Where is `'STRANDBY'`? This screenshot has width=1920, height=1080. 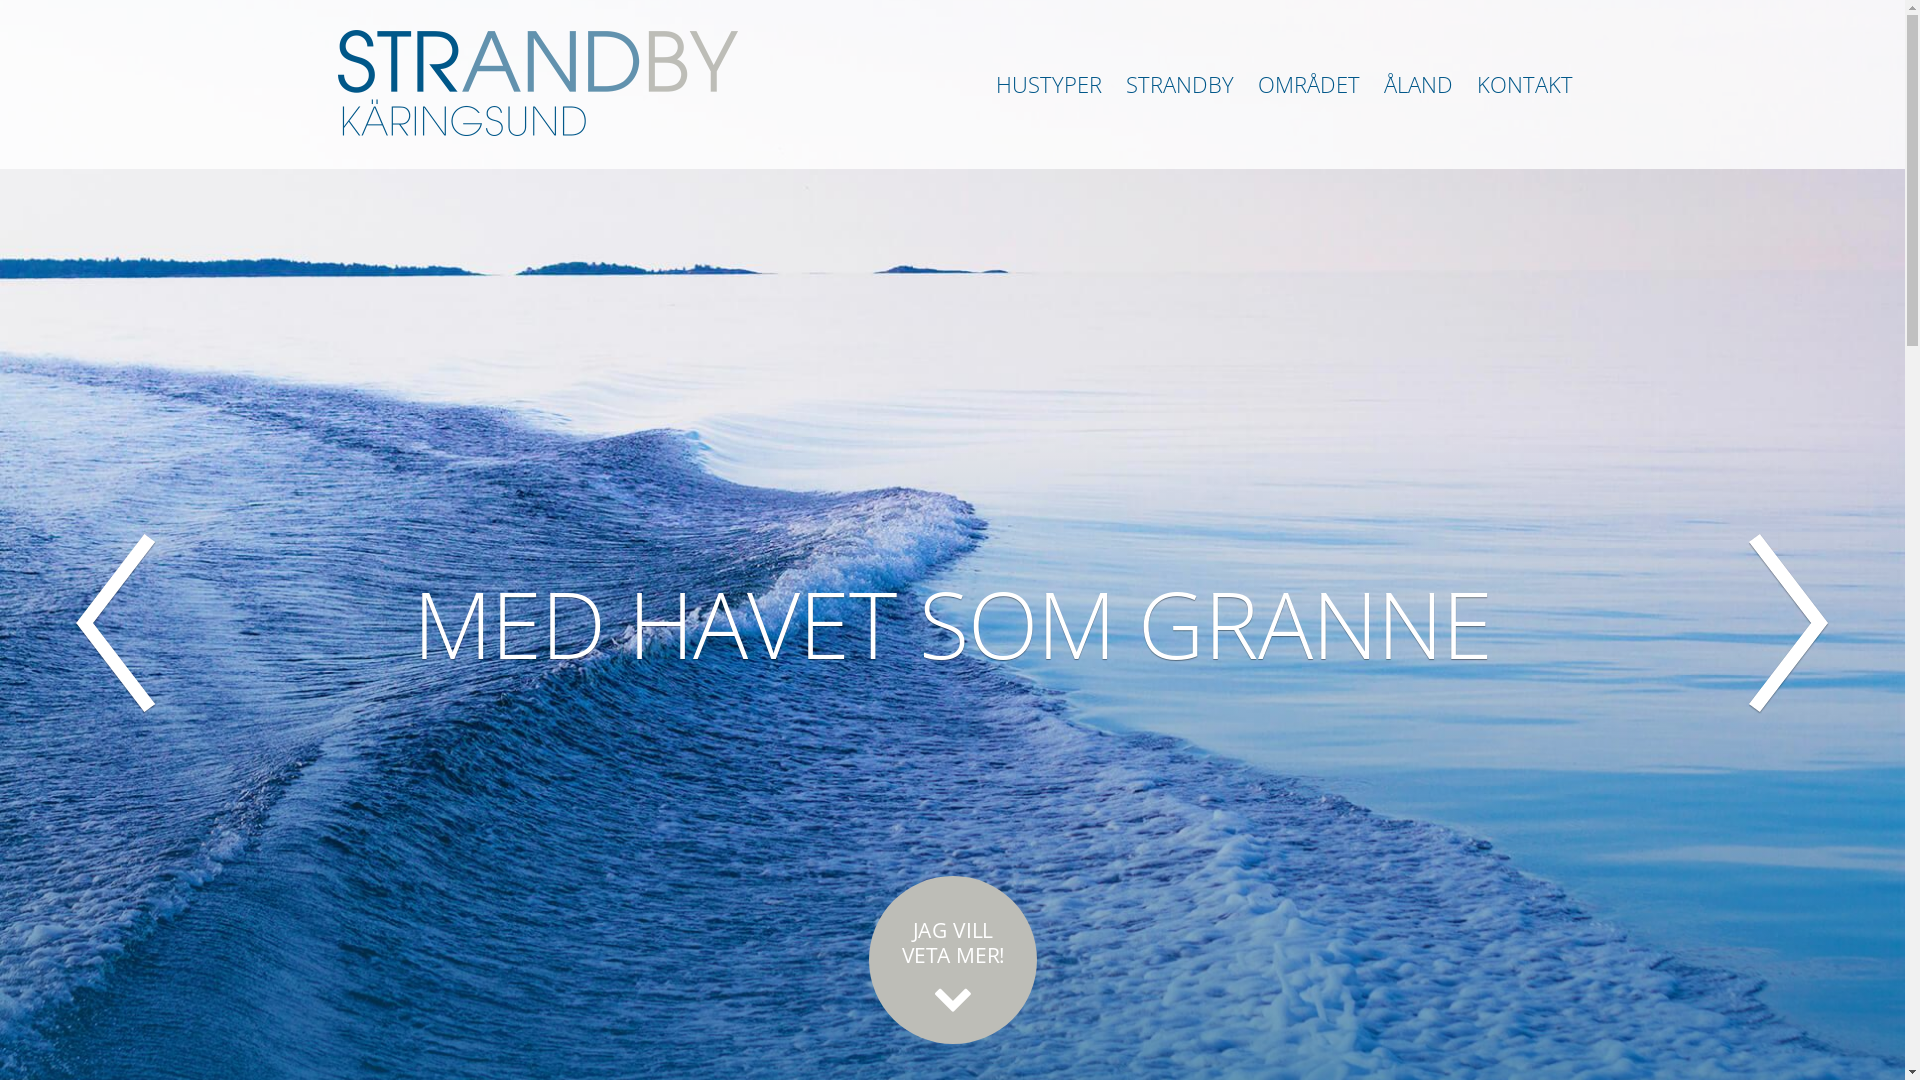
'STRANDBY' is located at coordinates (1180, 83).